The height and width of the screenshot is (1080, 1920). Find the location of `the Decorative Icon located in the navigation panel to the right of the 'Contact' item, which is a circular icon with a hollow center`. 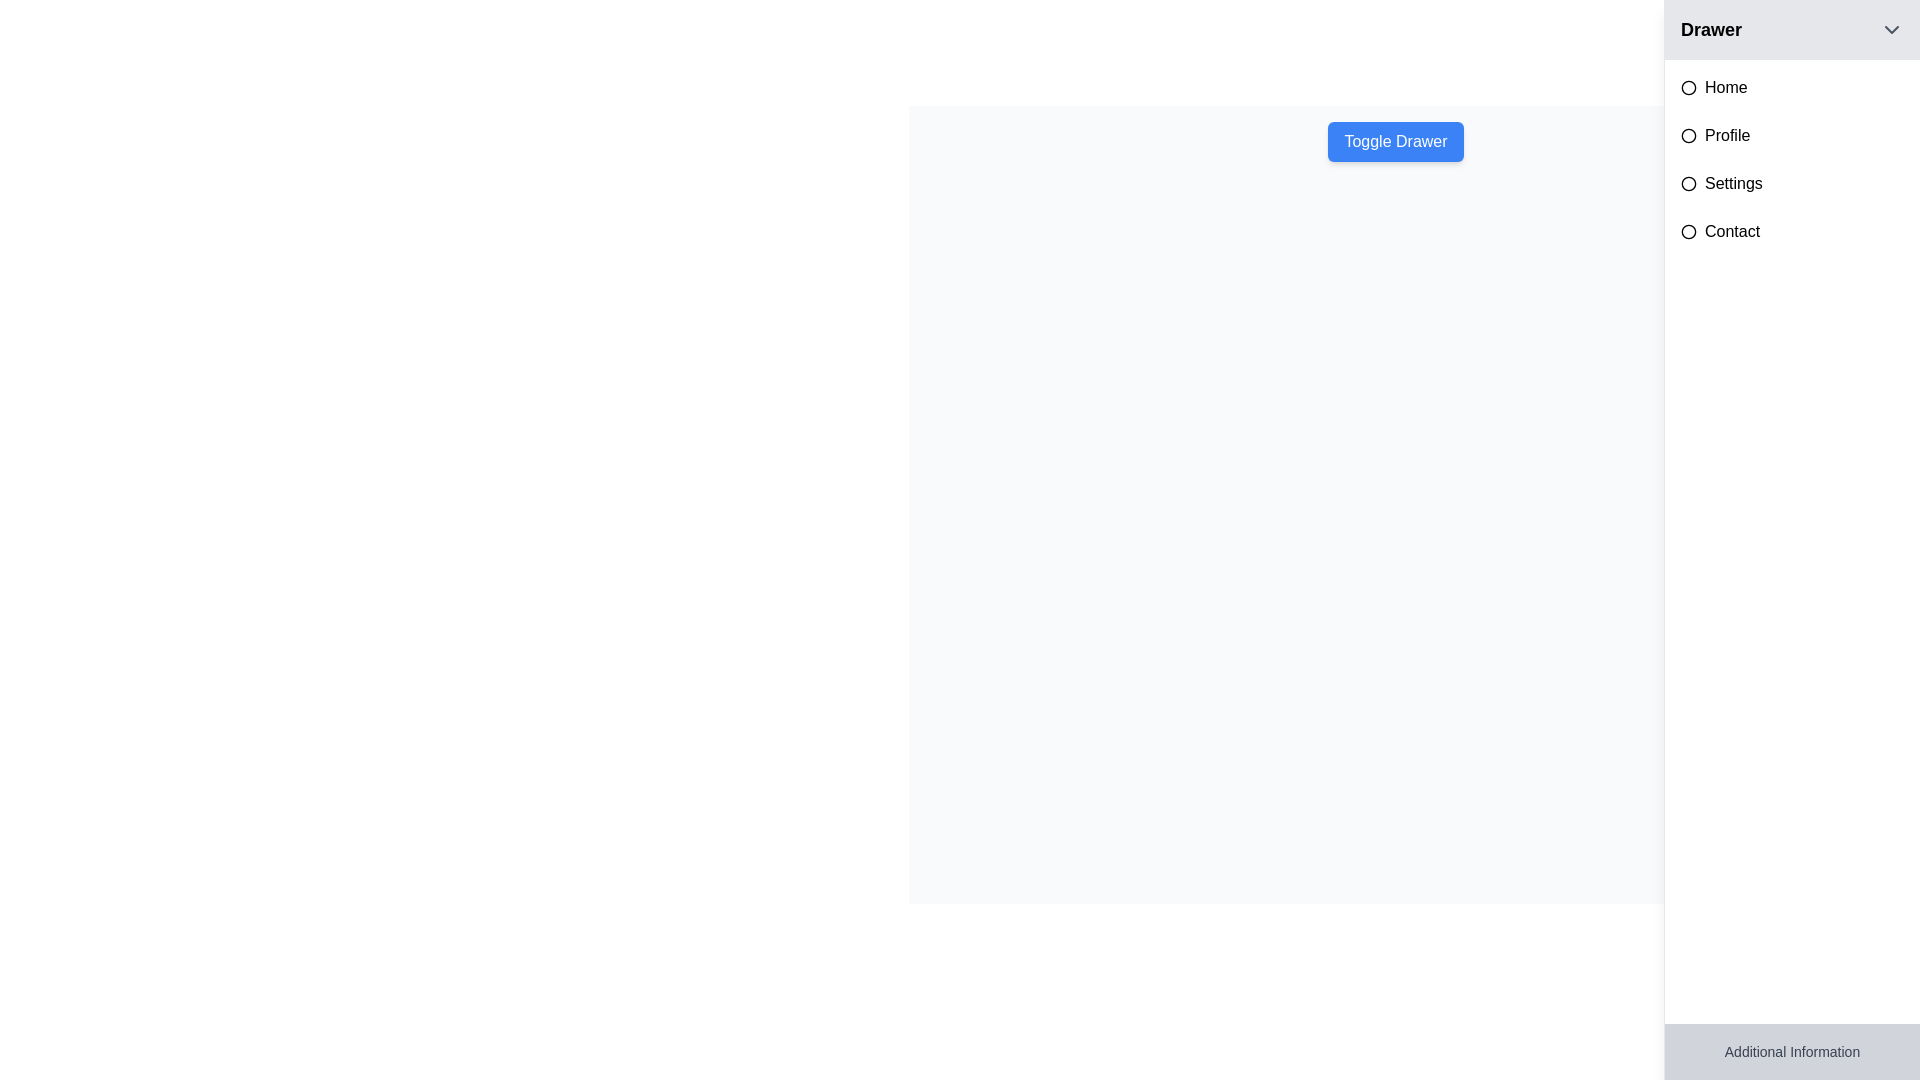

the Decorative Icon located in the navigation panel to the right of the 'Contact' item, which is a circular icon with a hollow center is located at coordinates (1688, 230).